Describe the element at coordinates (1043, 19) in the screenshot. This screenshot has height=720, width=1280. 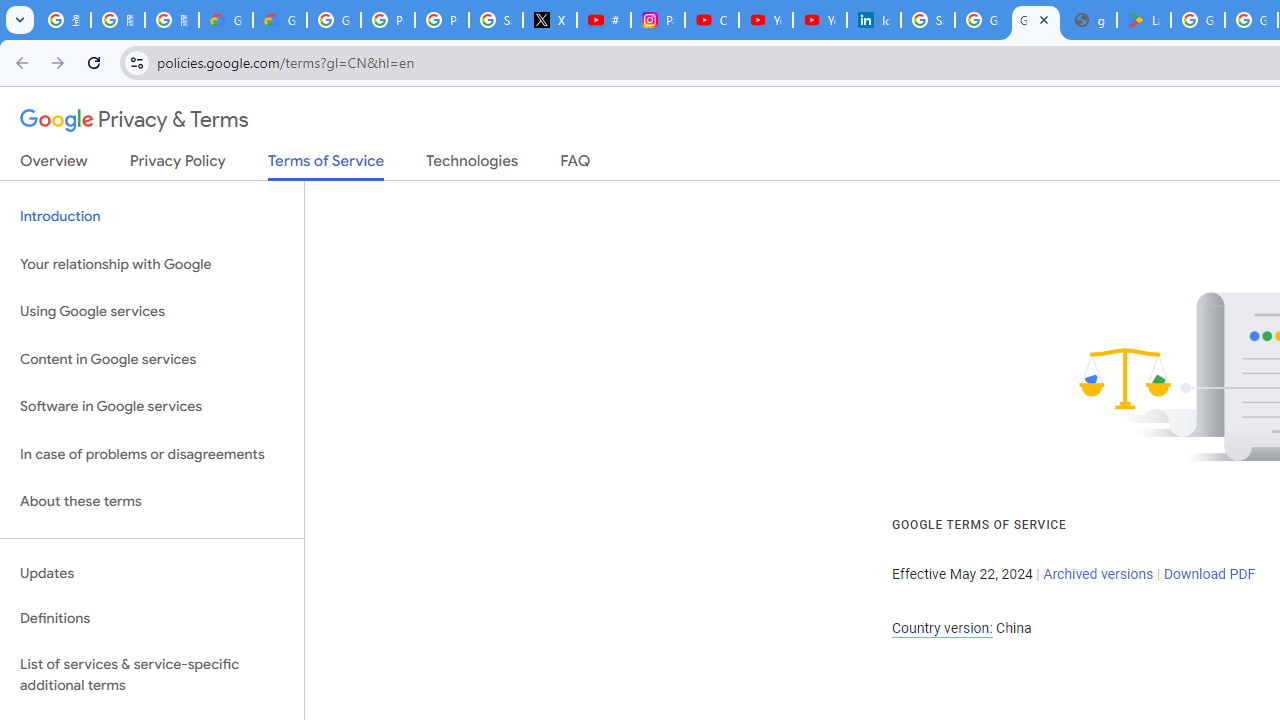
I see `'Close'` at that location.